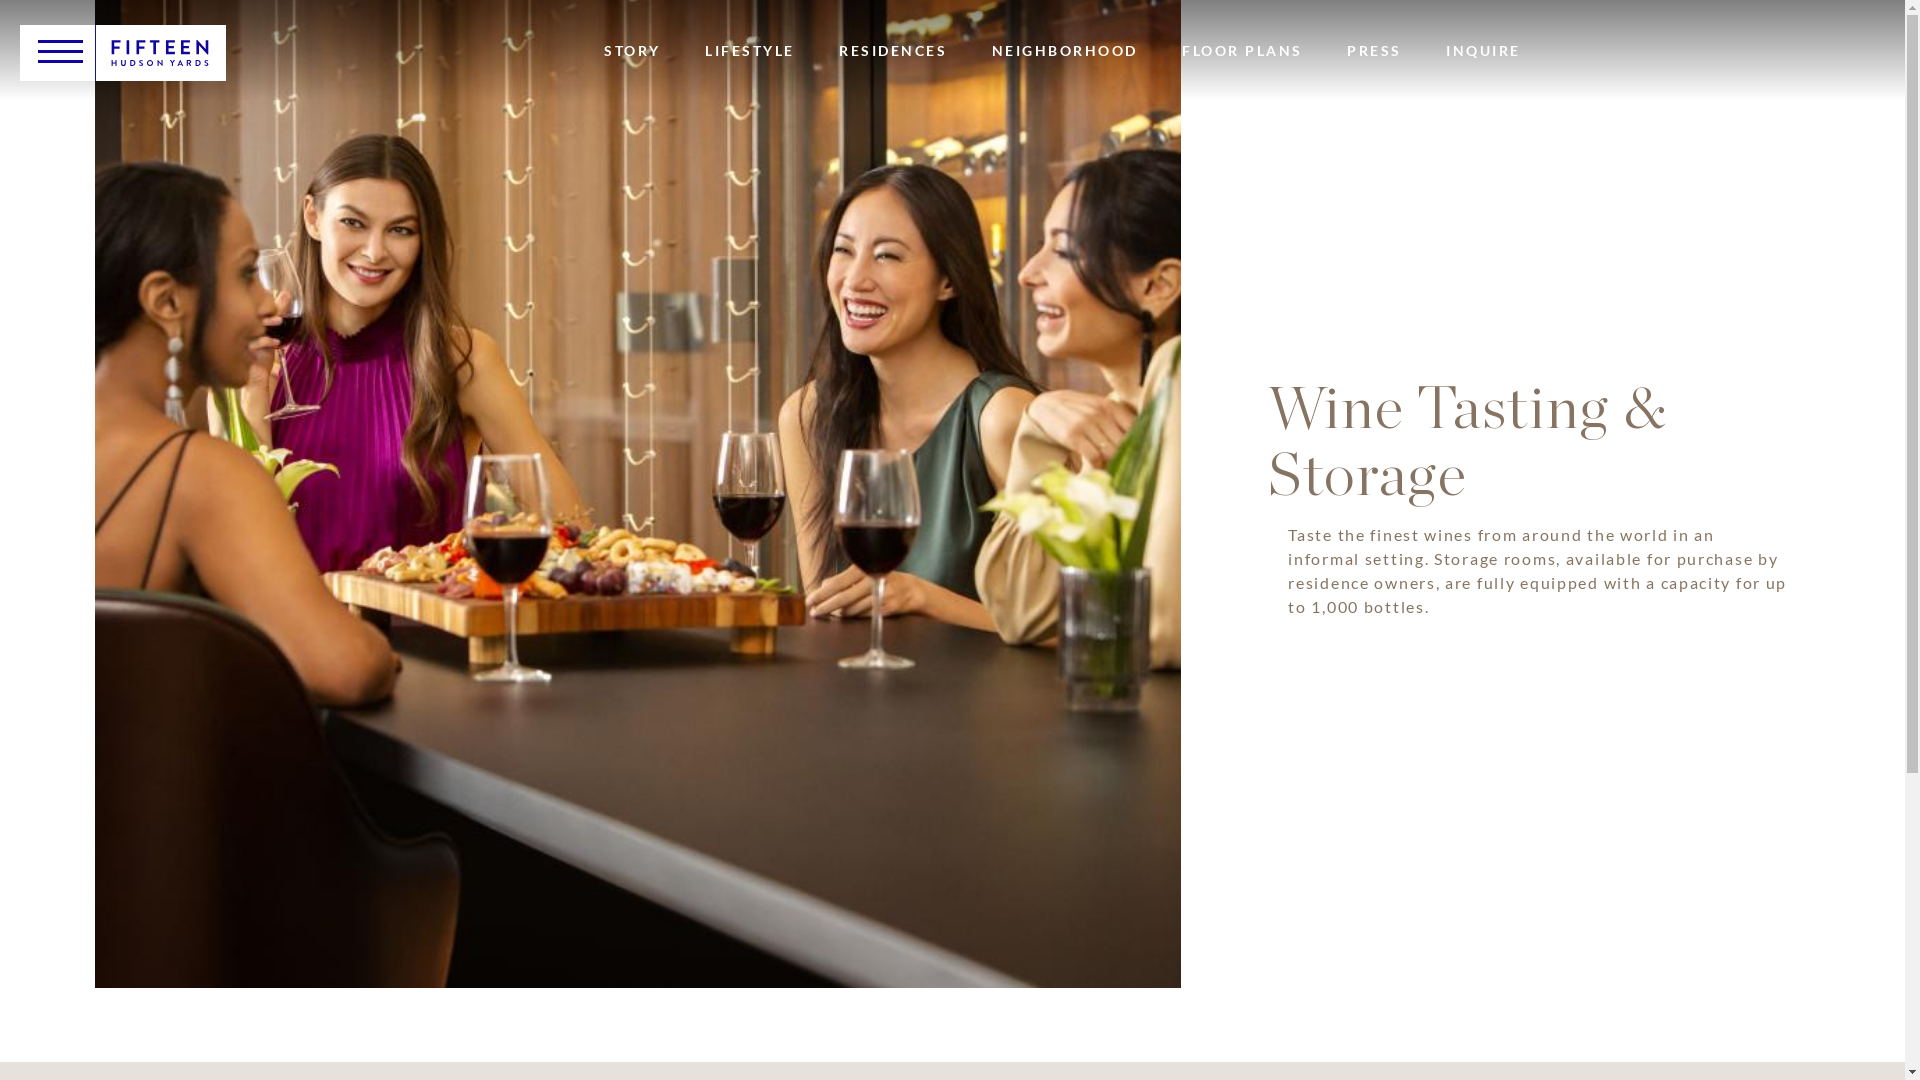 The width and height of the screenshot is (1920, 1080). I want to click on 'NEIGHBORHOOD', so click(992, 49).